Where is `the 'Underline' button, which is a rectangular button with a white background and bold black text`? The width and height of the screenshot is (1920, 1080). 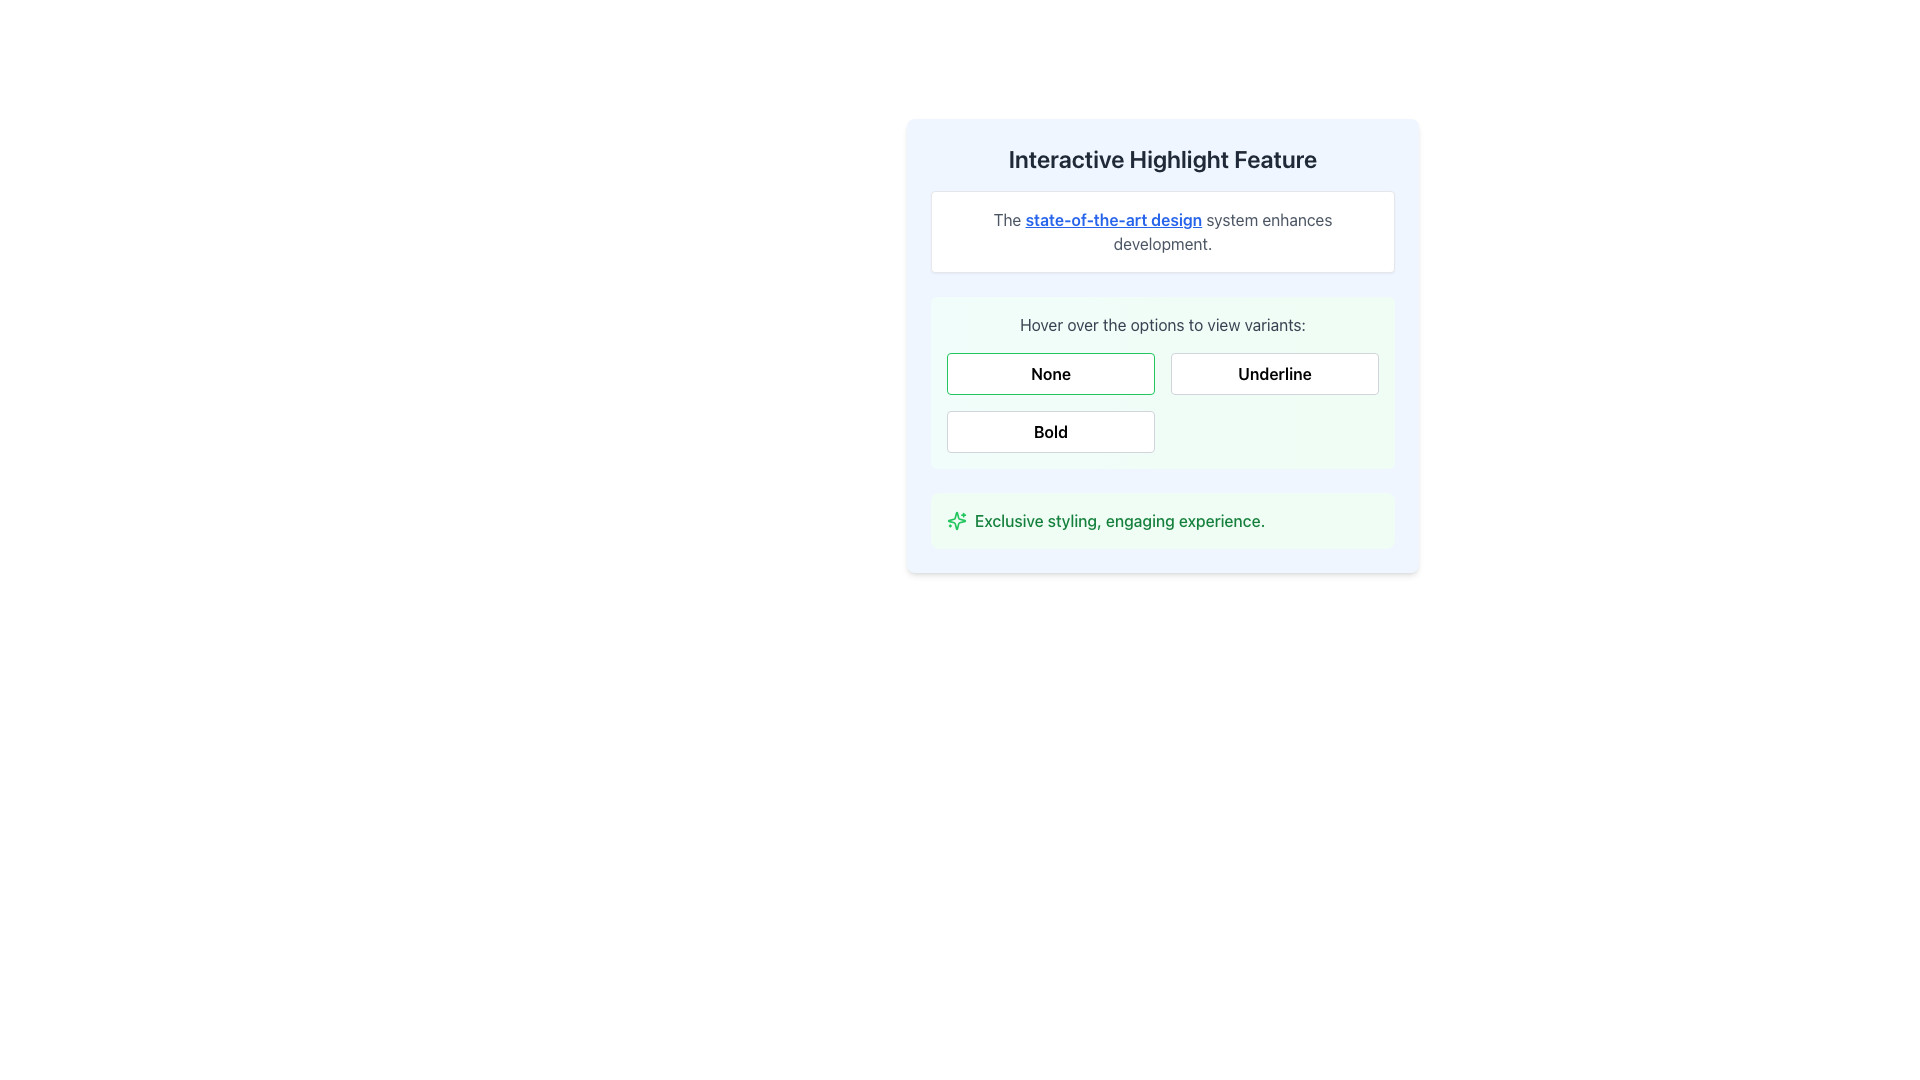 the 'Underline' button, which is a rectangular button with a white background and bold black text is located at coordinates (1274, 374).